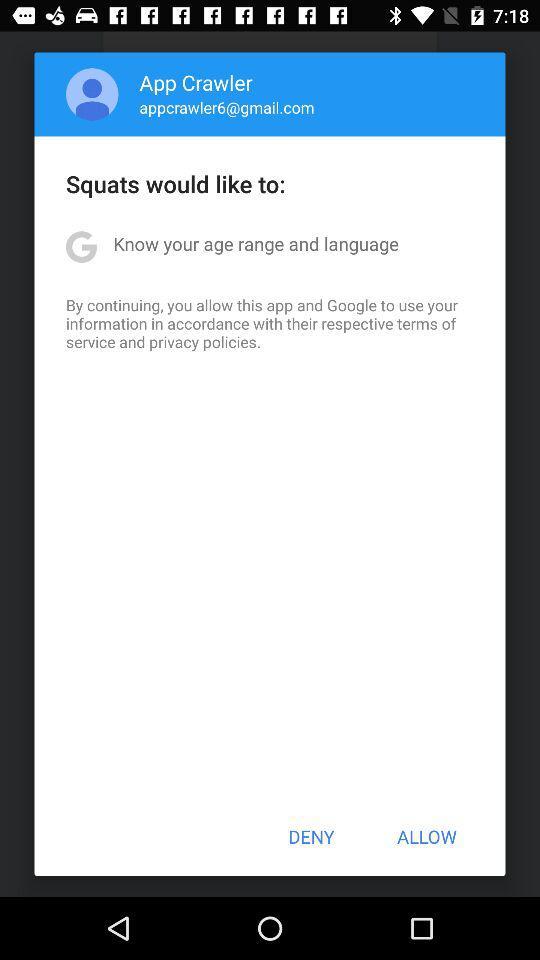 This screenshot has width=540, height=960. What do you see at coordinates (311, 836) in the screenshot?
I see `the deny` at bounding box center [311, 836].